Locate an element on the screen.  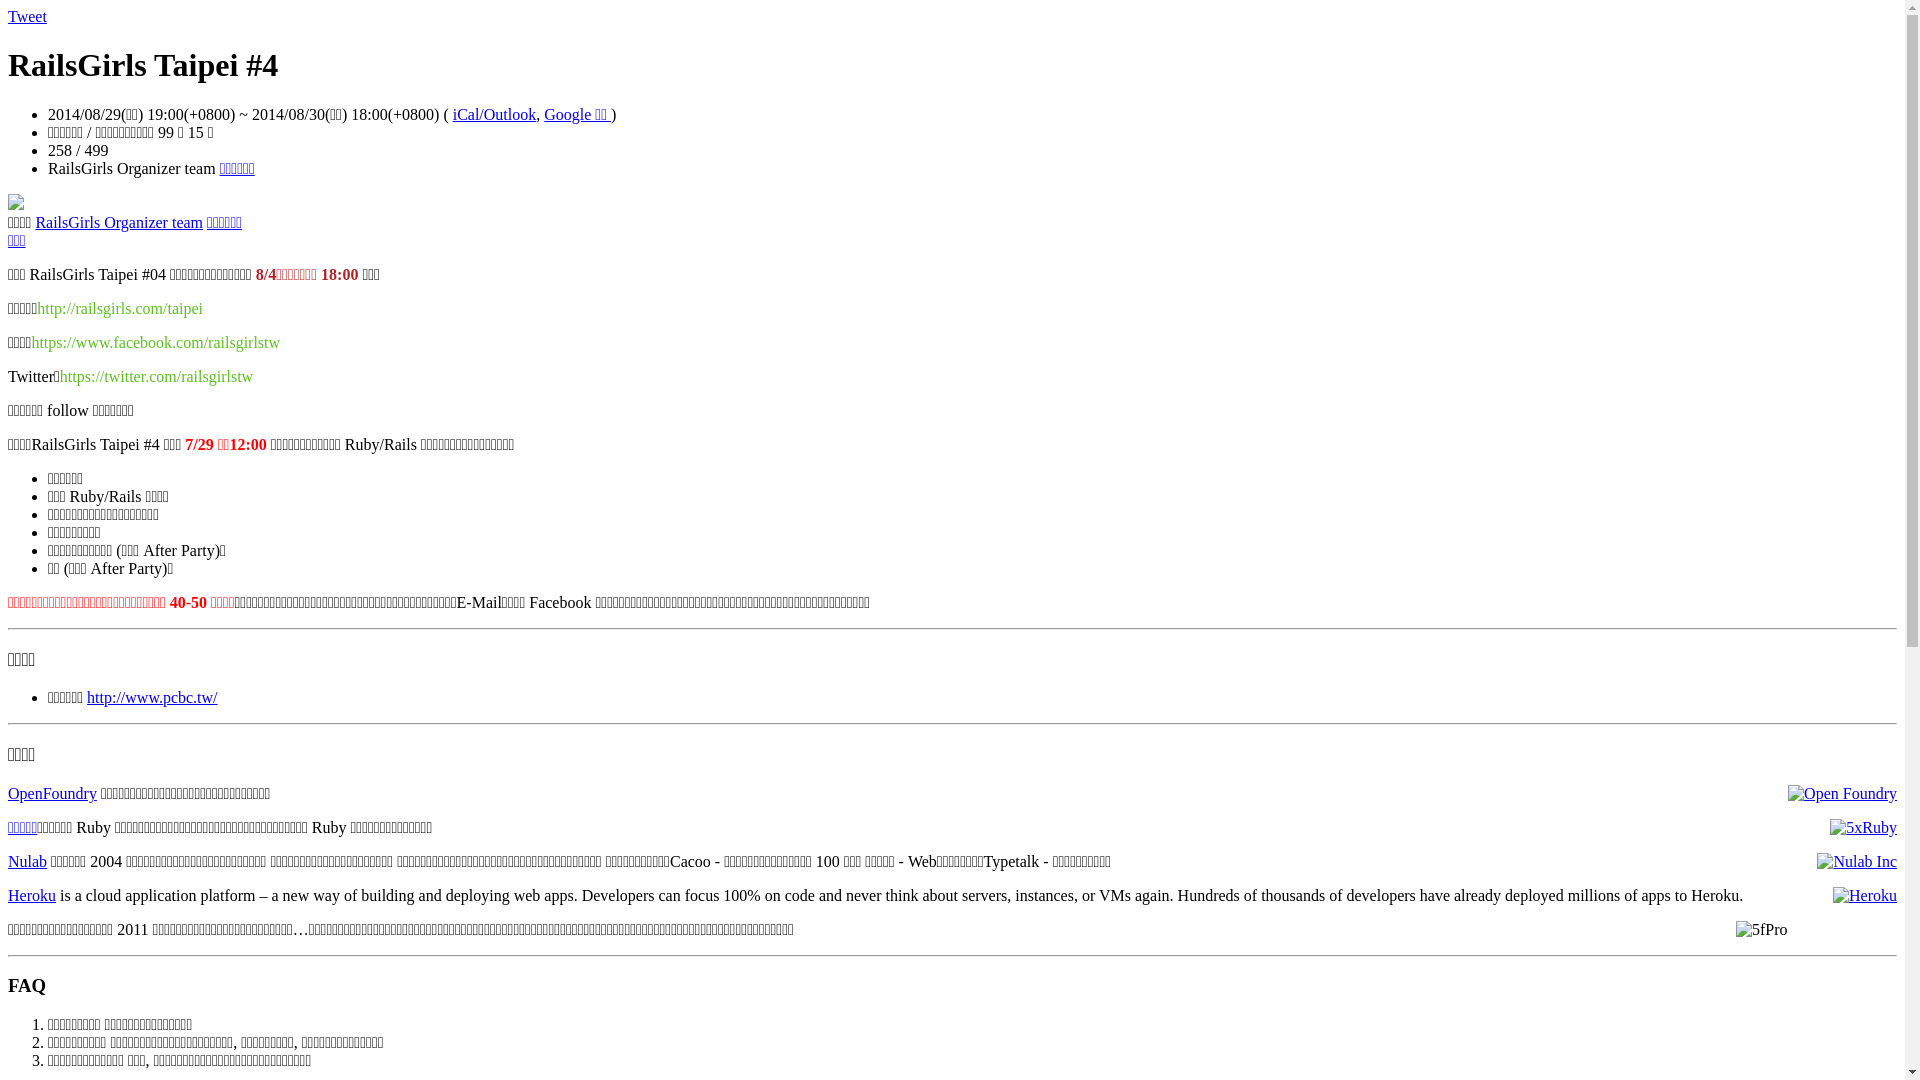
'https://twitter.com/railsgirlstw' is located at coordinates (155, 376).